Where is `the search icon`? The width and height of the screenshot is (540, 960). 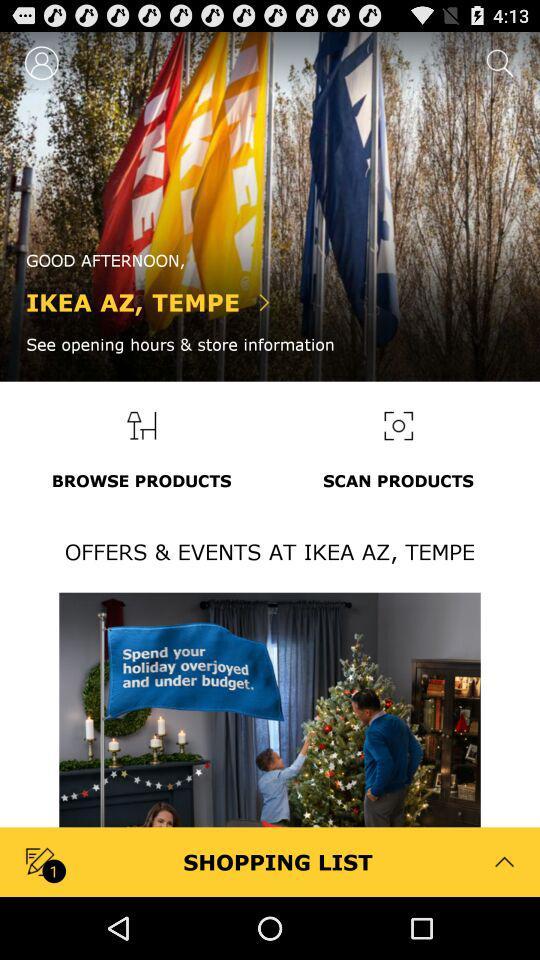
the search icon is located at coordinates (496, 62).